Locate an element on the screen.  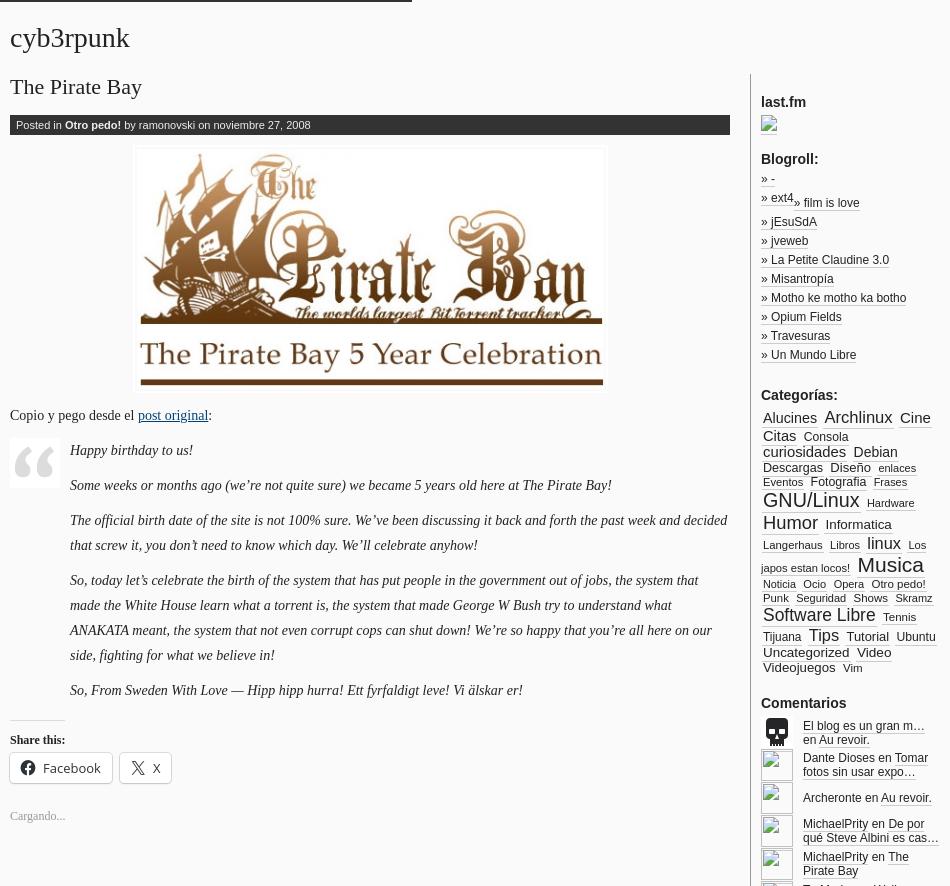
'Hardware' is located at coordinates (888, 501).